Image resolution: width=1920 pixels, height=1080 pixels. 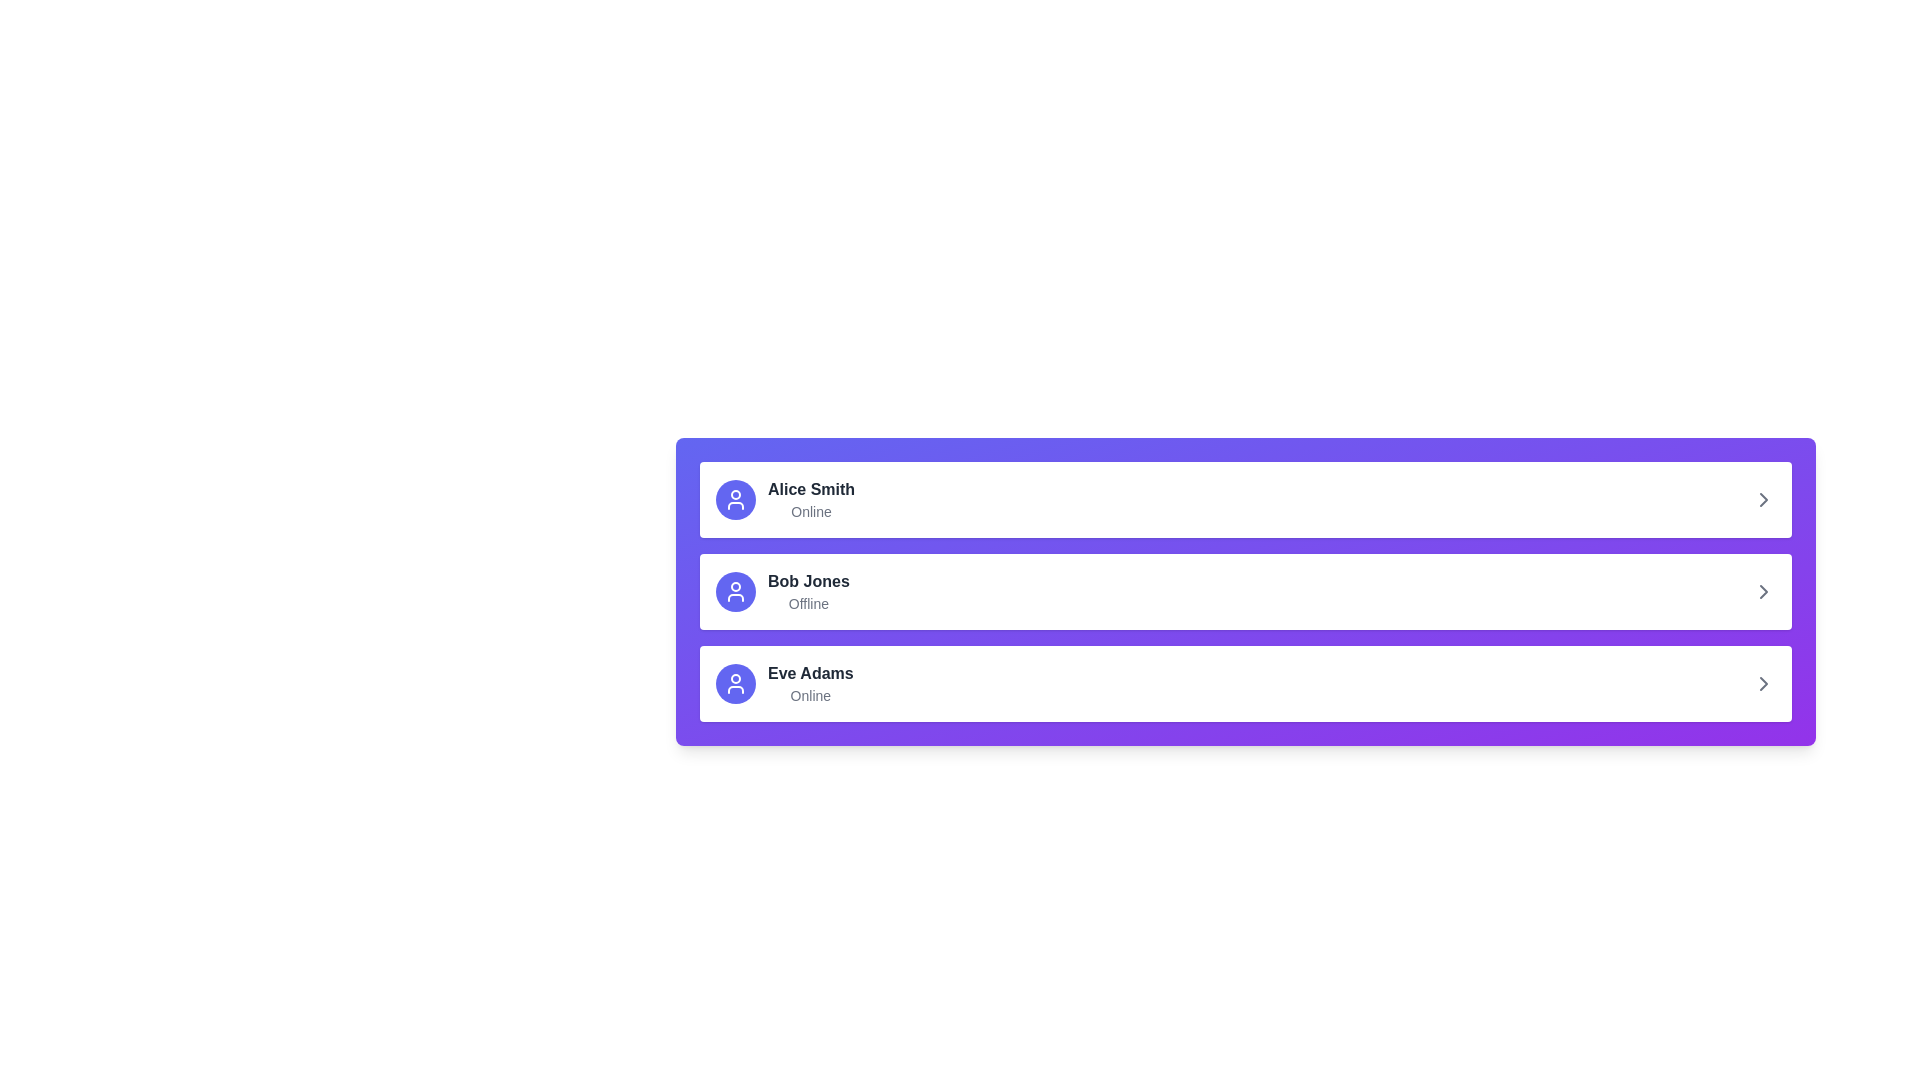 What do you see at coordinates (1763, 682) in the screenshot?
I see `the small arrow icon located at the far right of the third list row` at bounding box center [1763, 682].